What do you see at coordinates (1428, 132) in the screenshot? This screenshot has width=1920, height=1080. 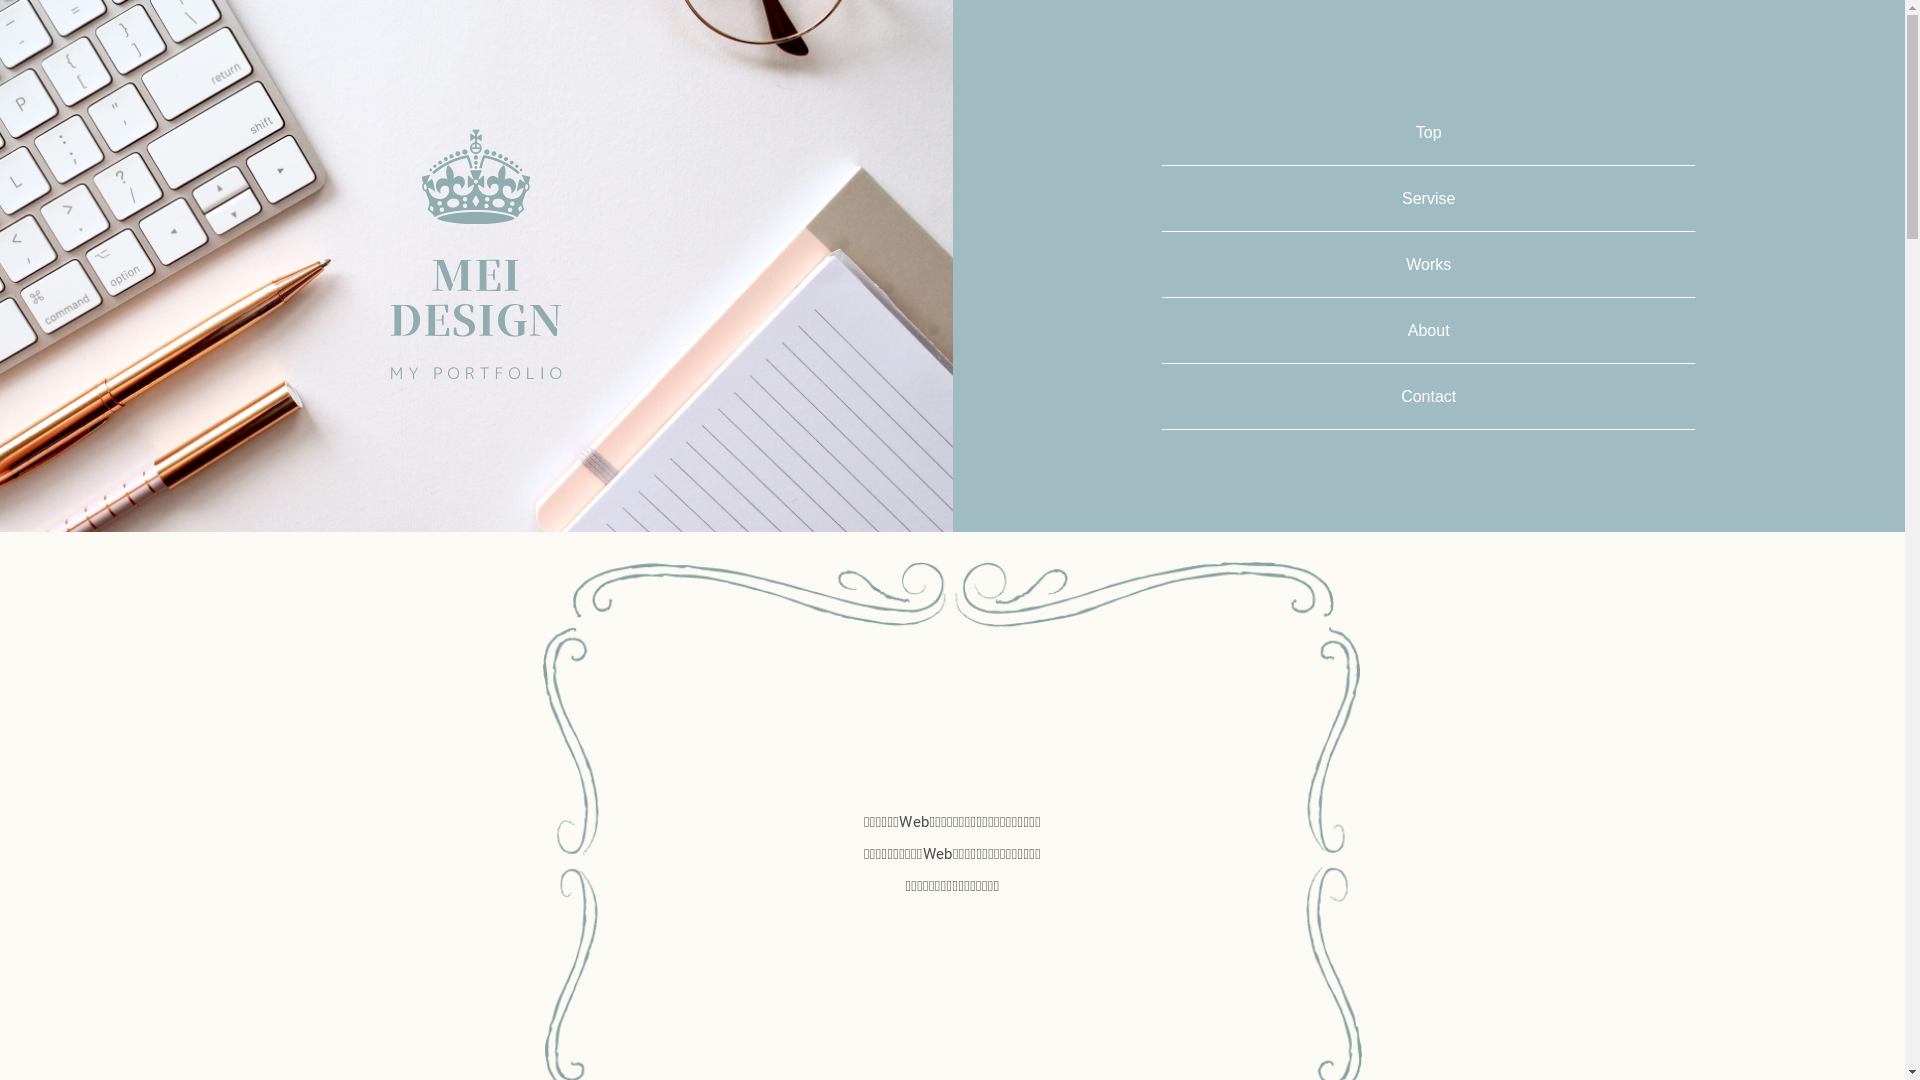 I see `'Top'` at bounding box center [1428, 132].